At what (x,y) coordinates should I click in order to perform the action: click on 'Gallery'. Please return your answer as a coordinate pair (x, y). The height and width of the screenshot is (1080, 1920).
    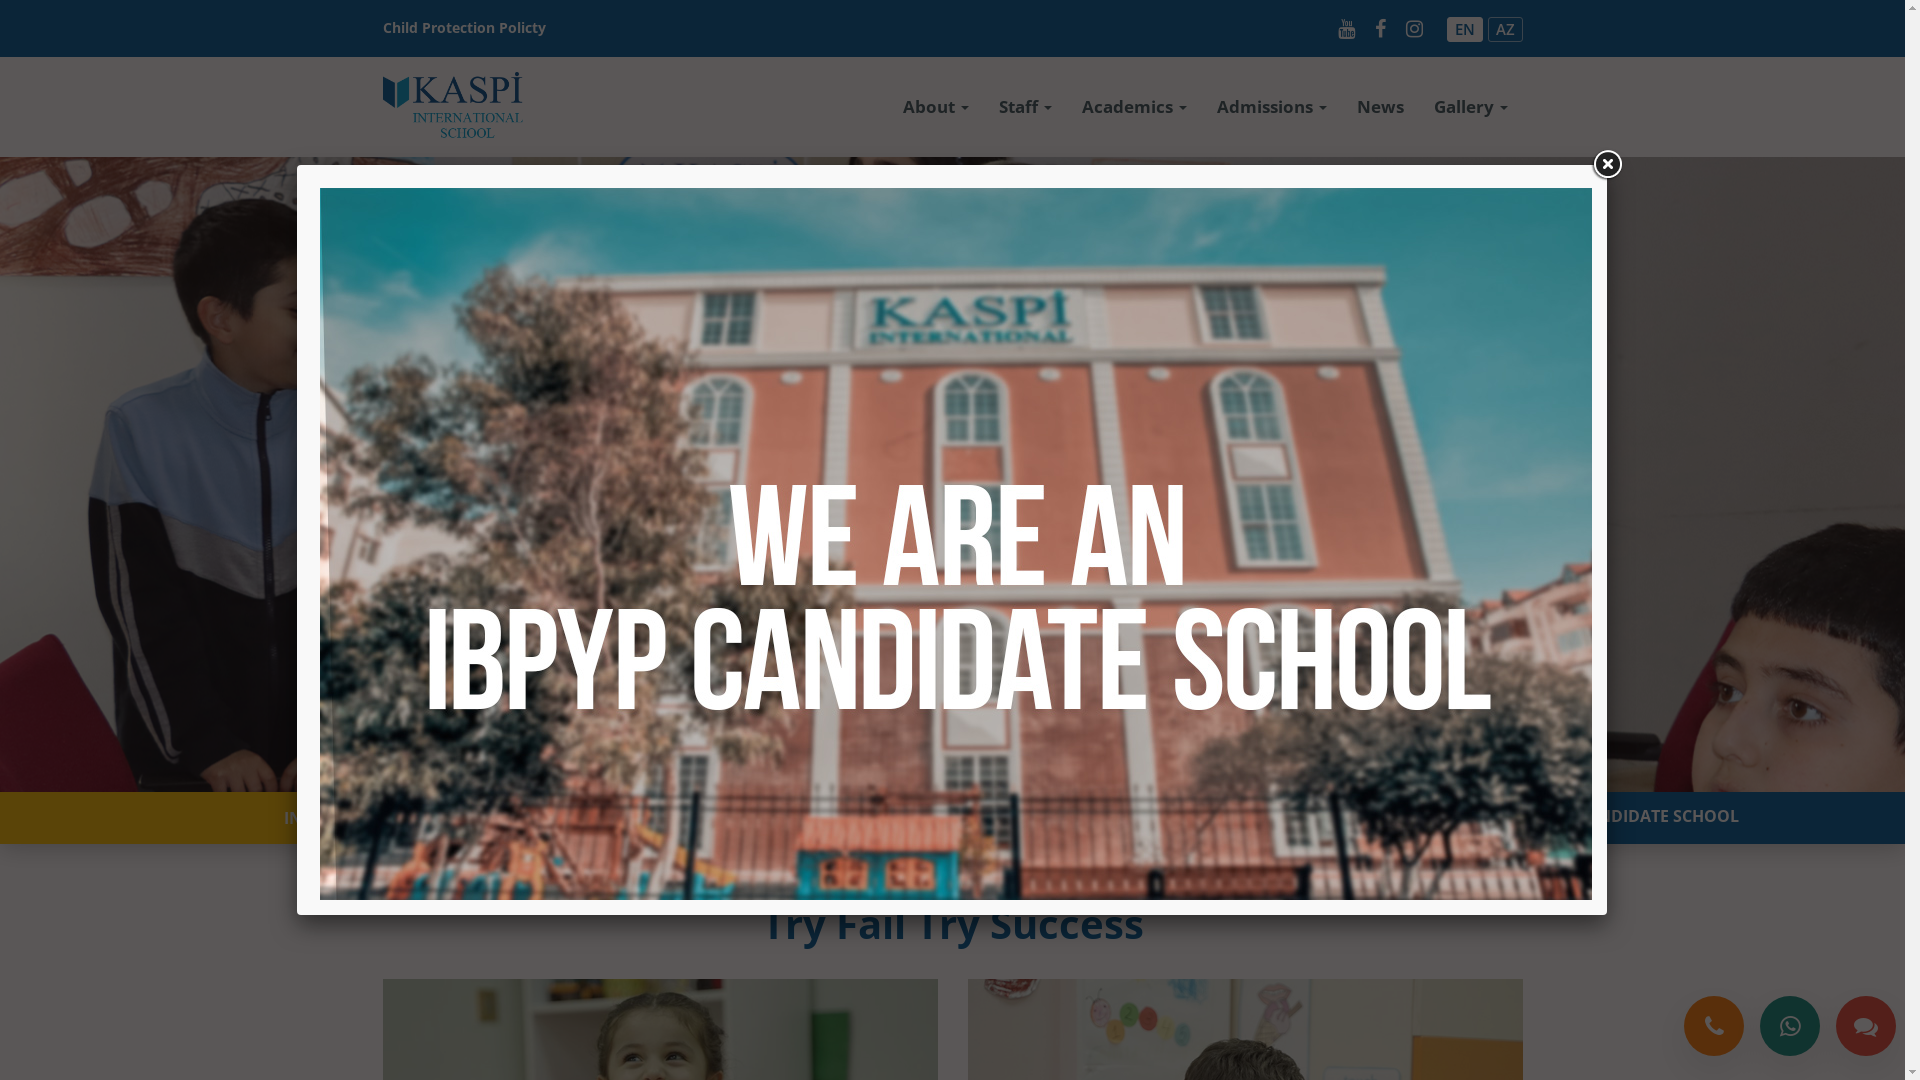
    Looking at the image, I should click on (1469, 107).